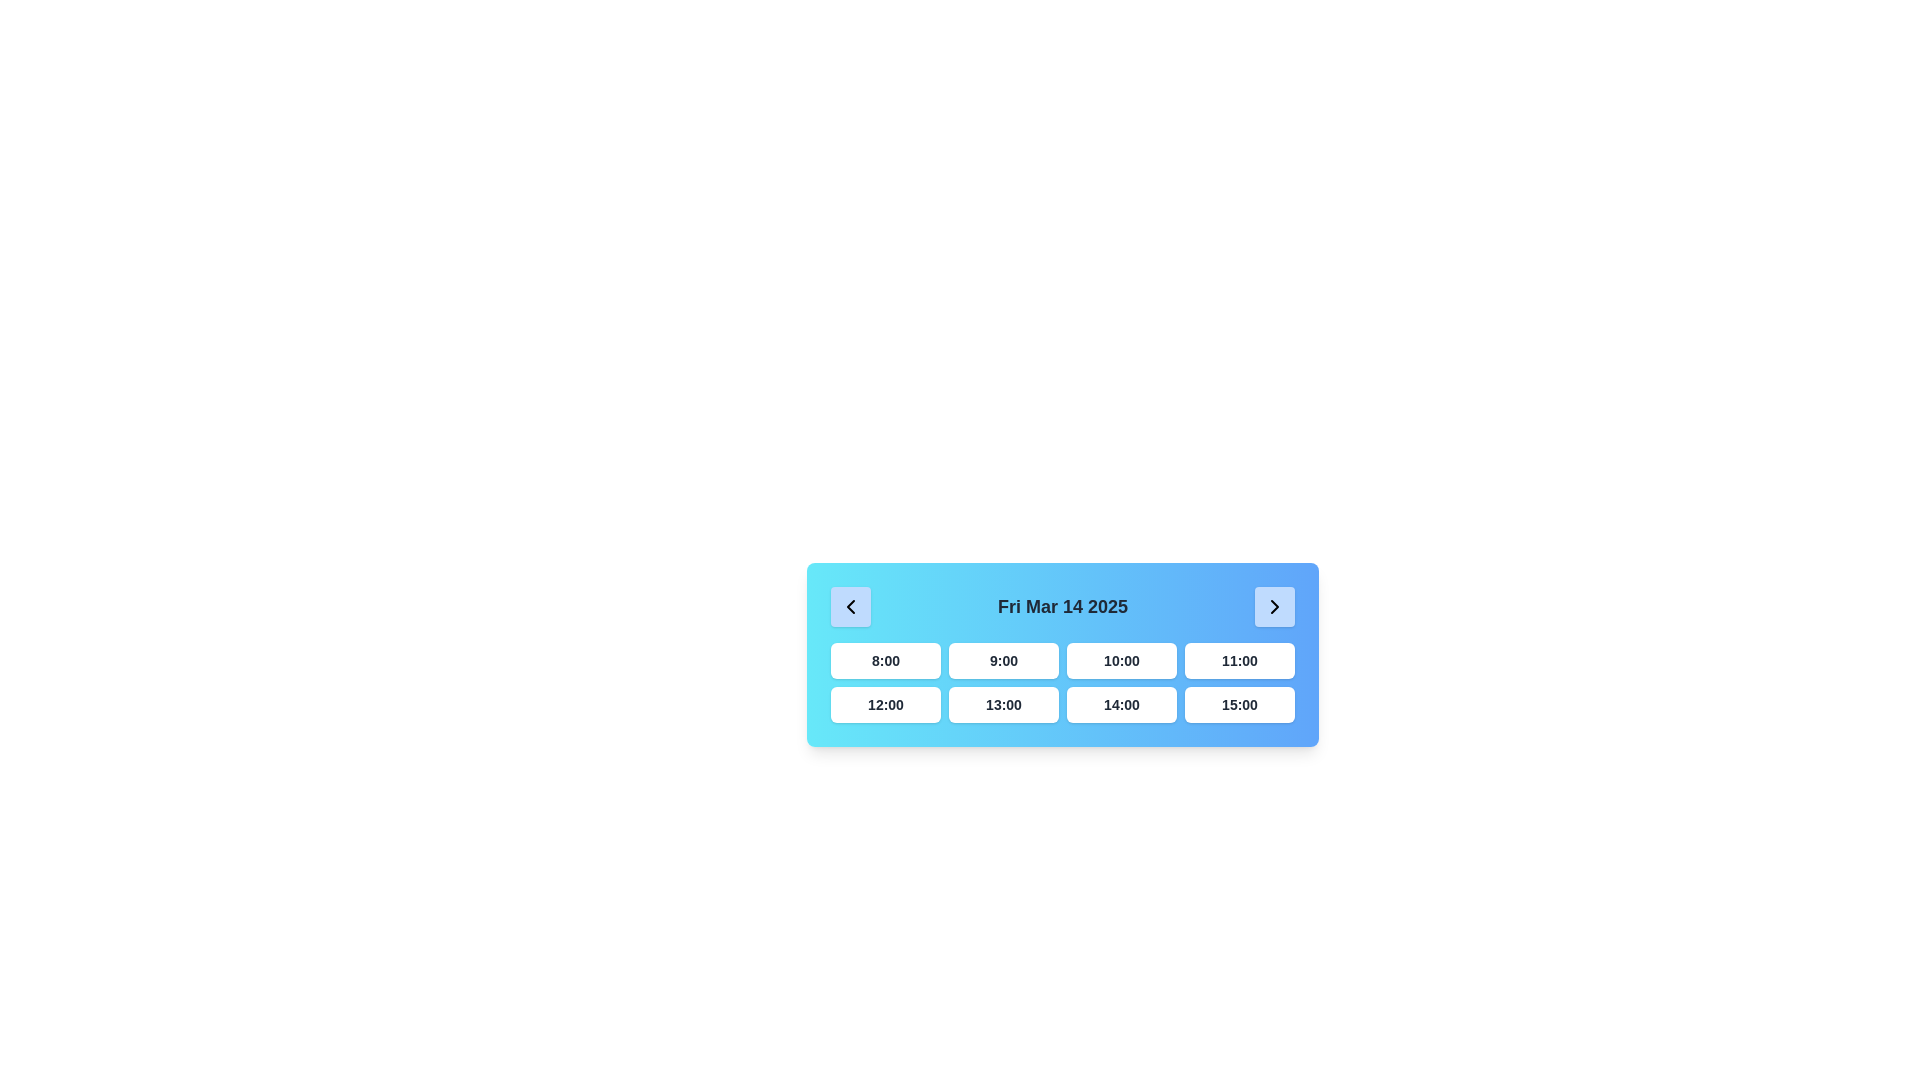 The image size is (1920, 1080). I want to click on the time selection button for '11:00', so click(1238, 660).